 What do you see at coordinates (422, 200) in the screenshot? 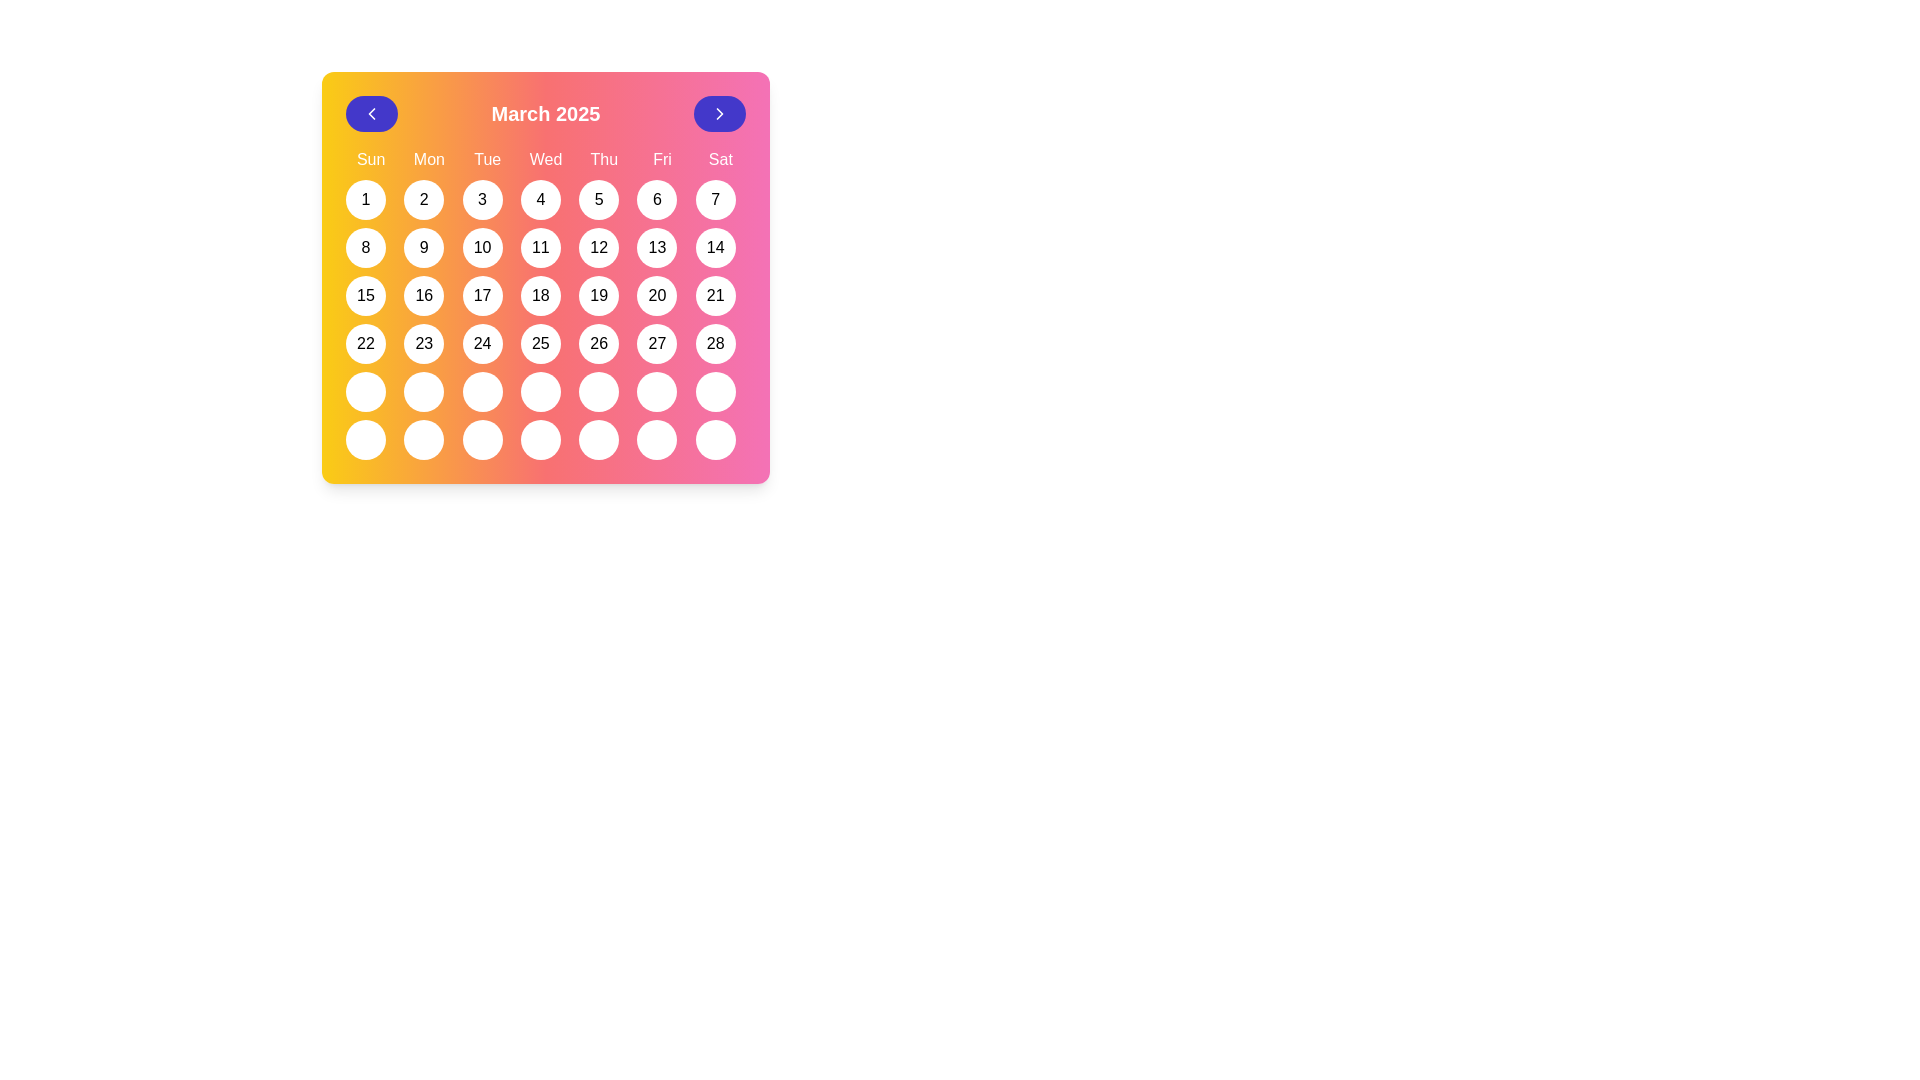
I see `the button representing the second day in a month within the calendar grid` at bounding box center [422, 200].